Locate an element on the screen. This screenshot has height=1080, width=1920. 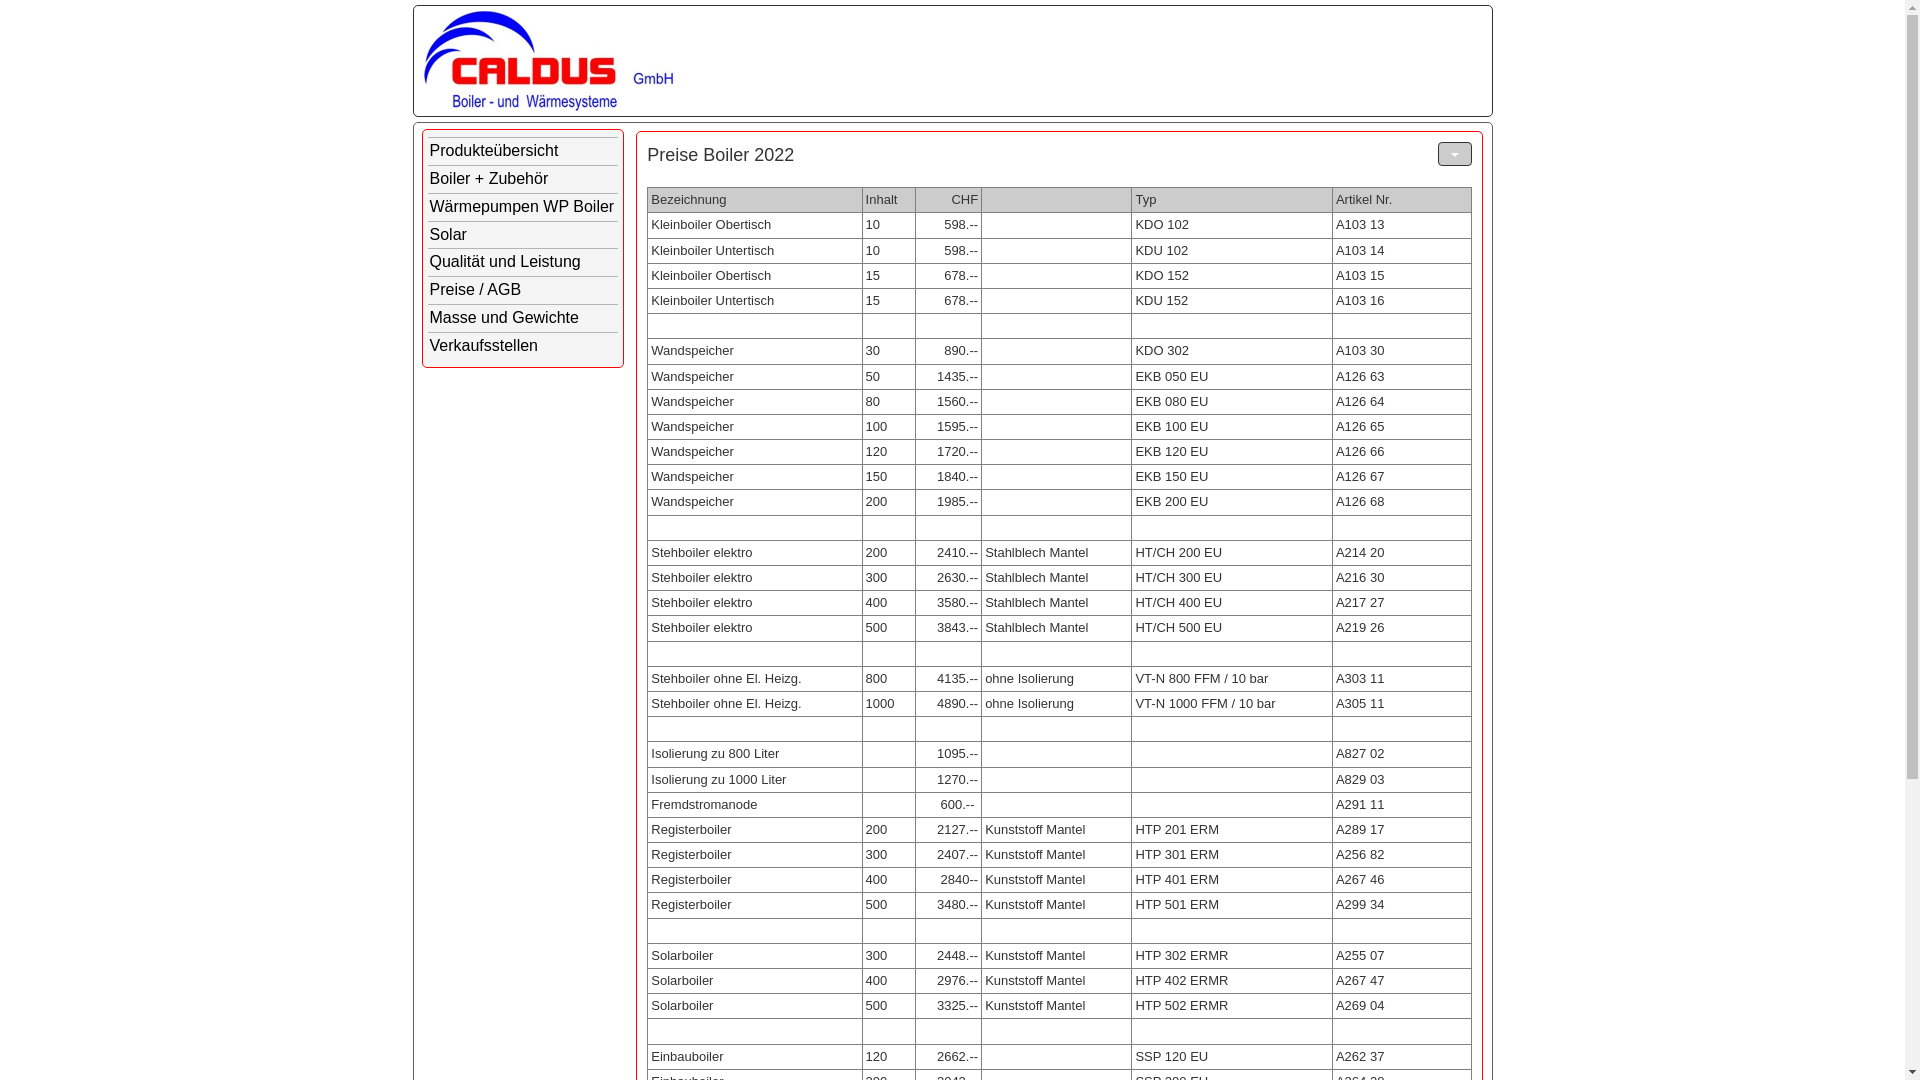
'Solar' is located at coordinates (523, 234).